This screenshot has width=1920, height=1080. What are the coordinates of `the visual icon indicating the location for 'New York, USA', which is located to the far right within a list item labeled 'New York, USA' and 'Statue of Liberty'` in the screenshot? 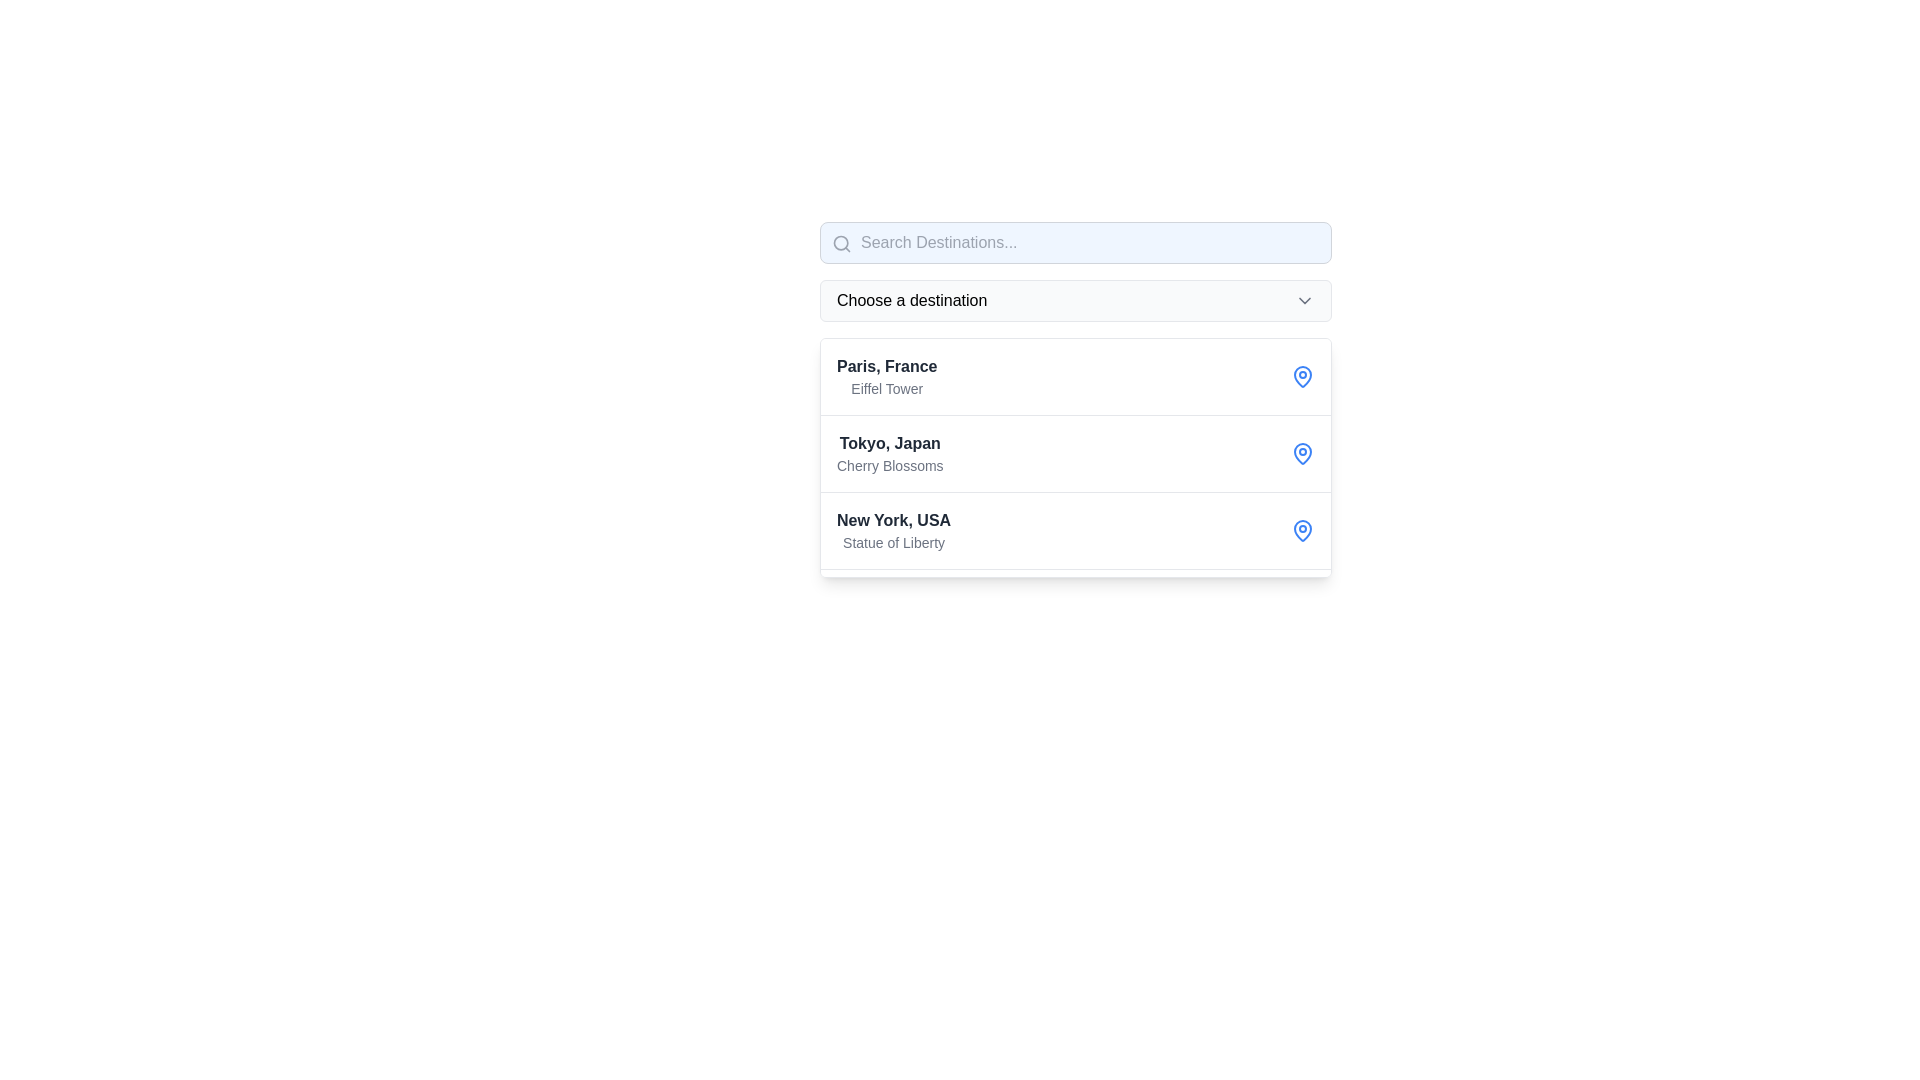 It's located at (1302, 530).